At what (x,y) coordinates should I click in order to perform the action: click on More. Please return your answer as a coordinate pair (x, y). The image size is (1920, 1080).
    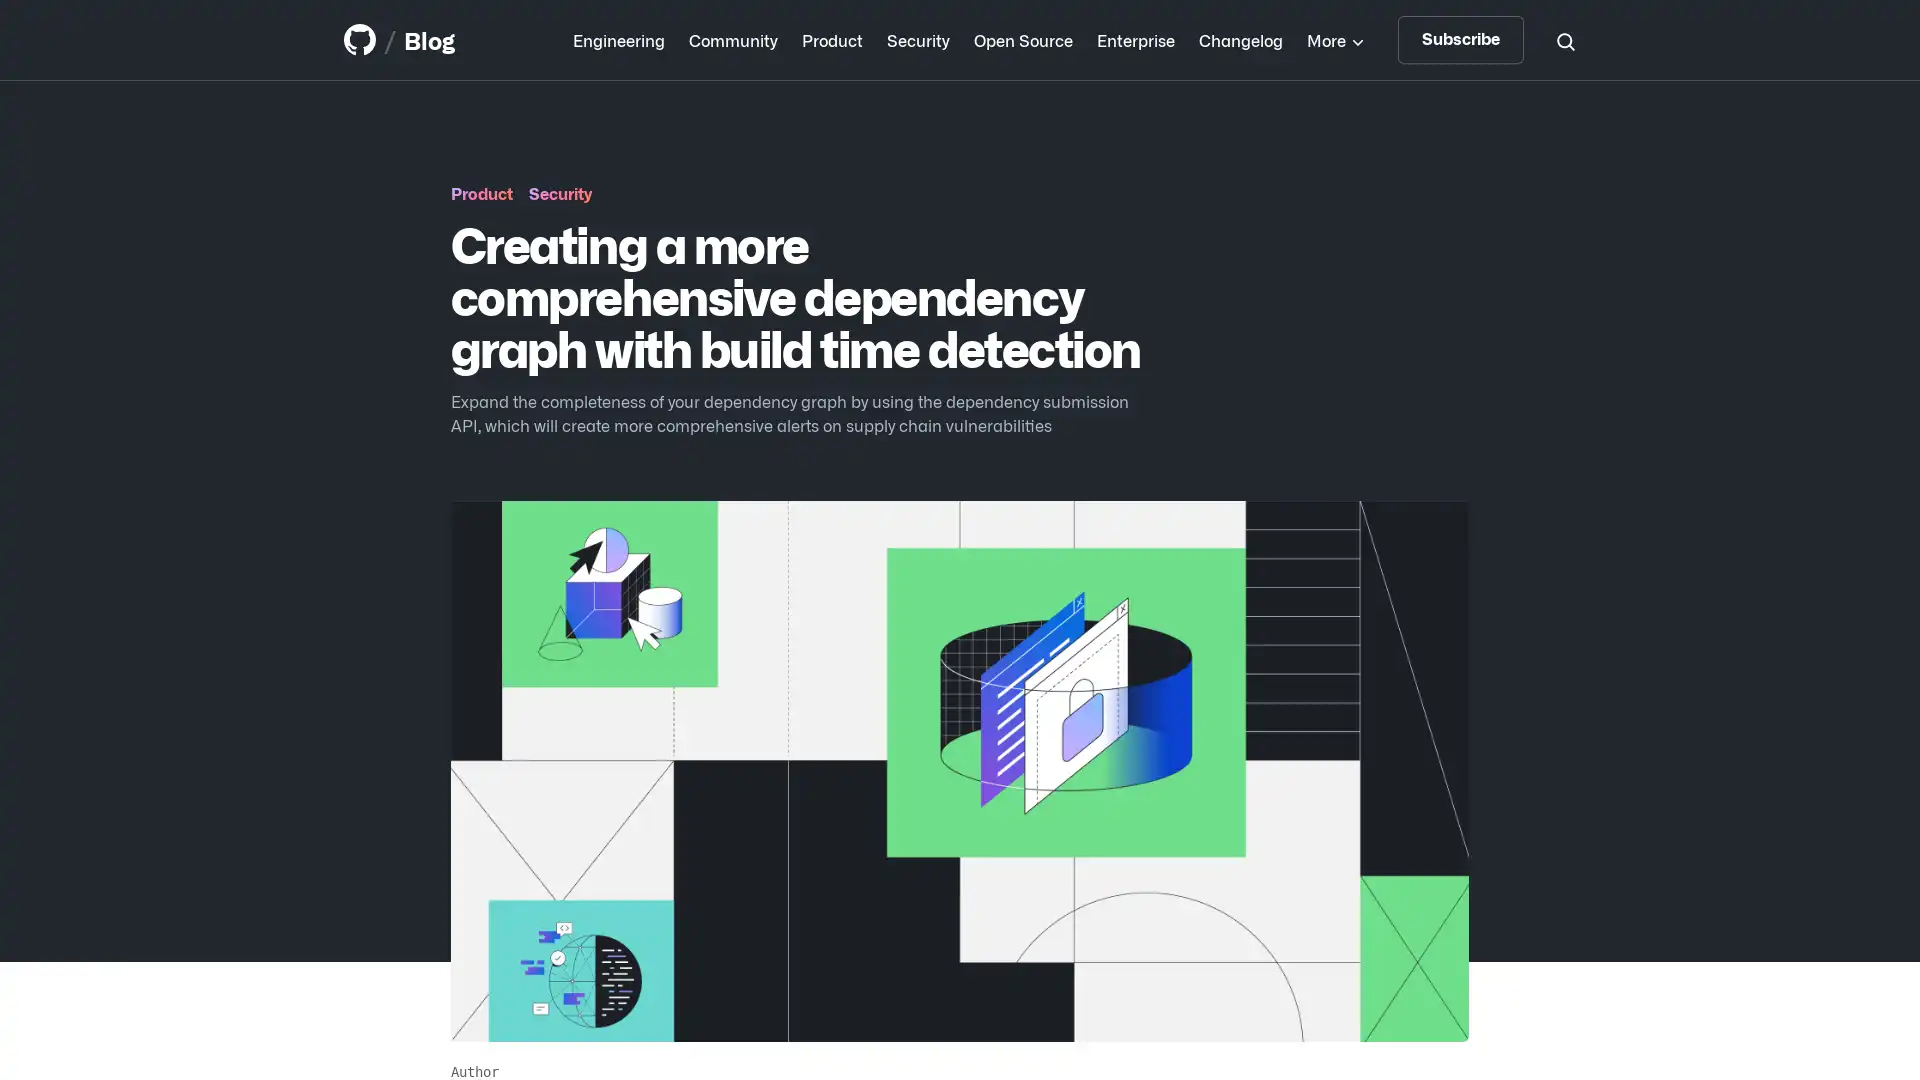
    Looking at the image, I should click on (1336, 38).